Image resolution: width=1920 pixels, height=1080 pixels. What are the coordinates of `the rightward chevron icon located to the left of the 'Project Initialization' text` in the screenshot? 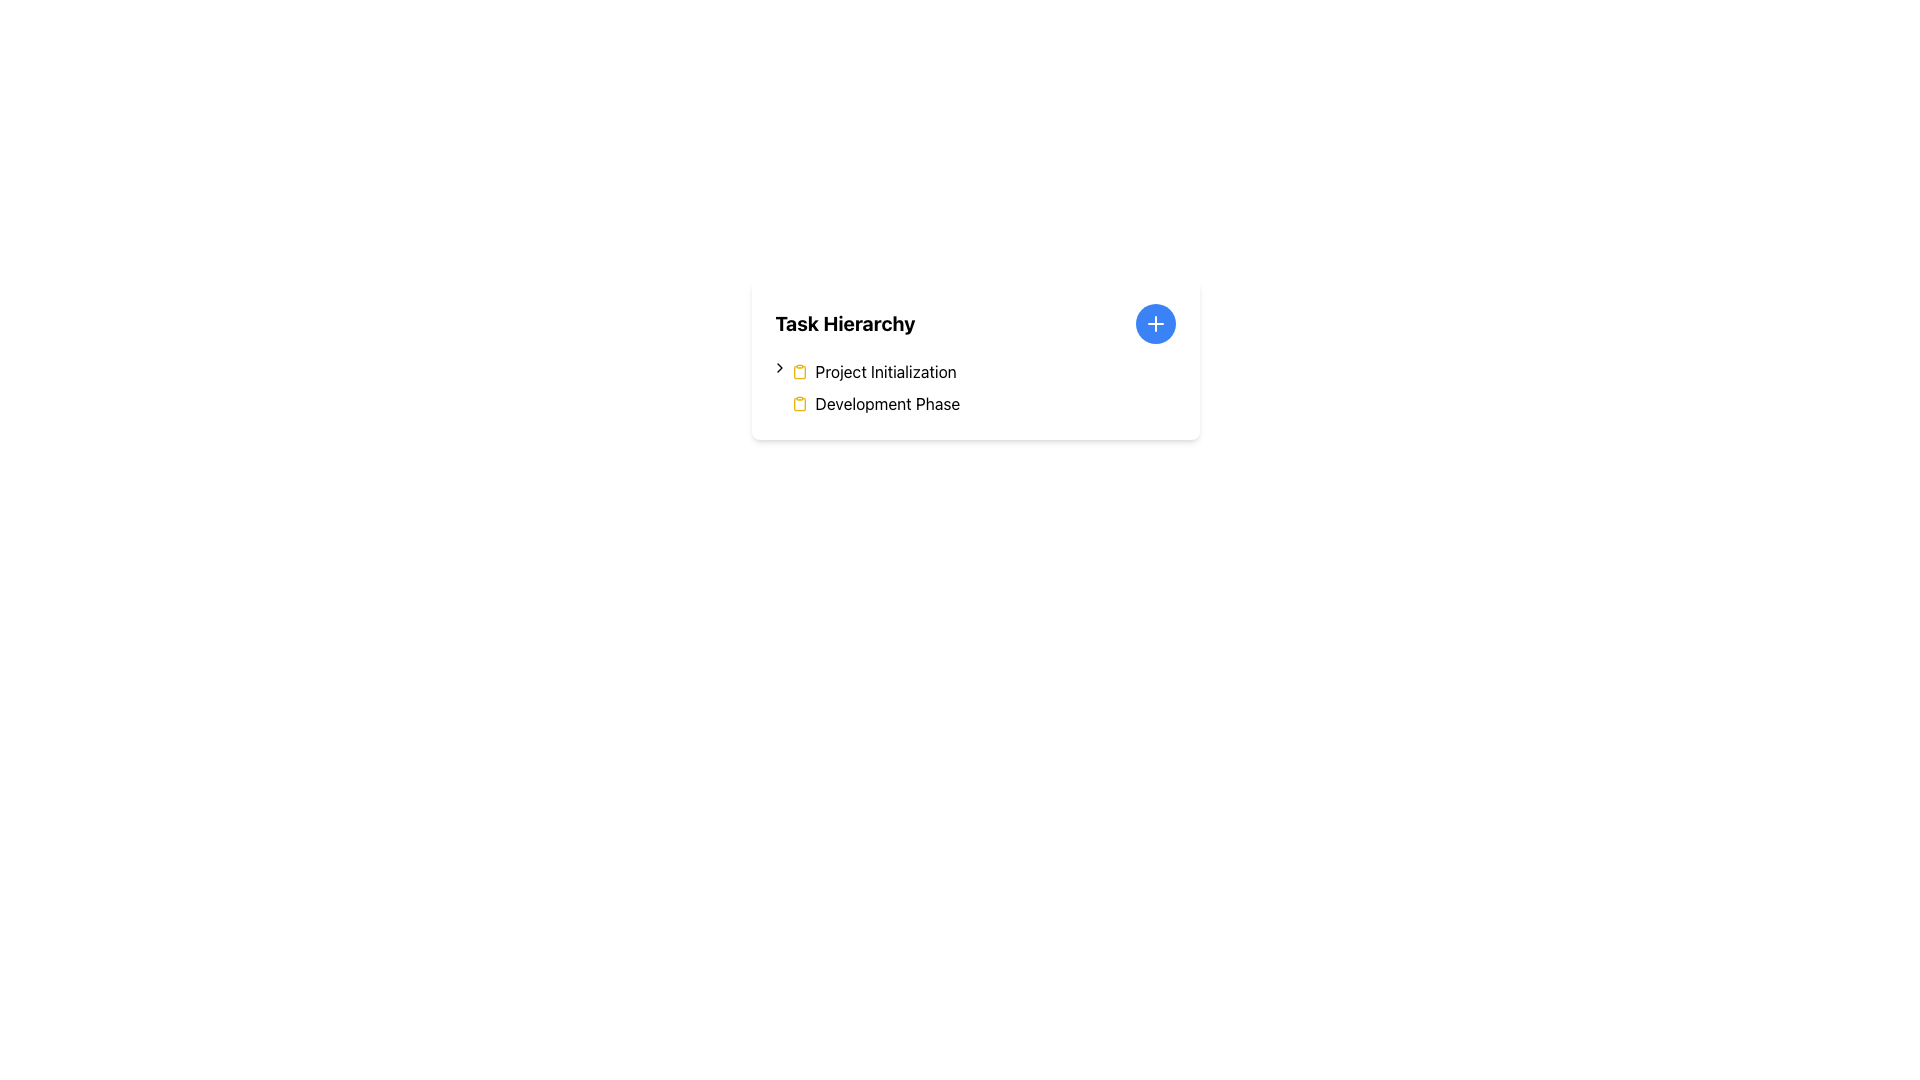 It's located at (778, 367).